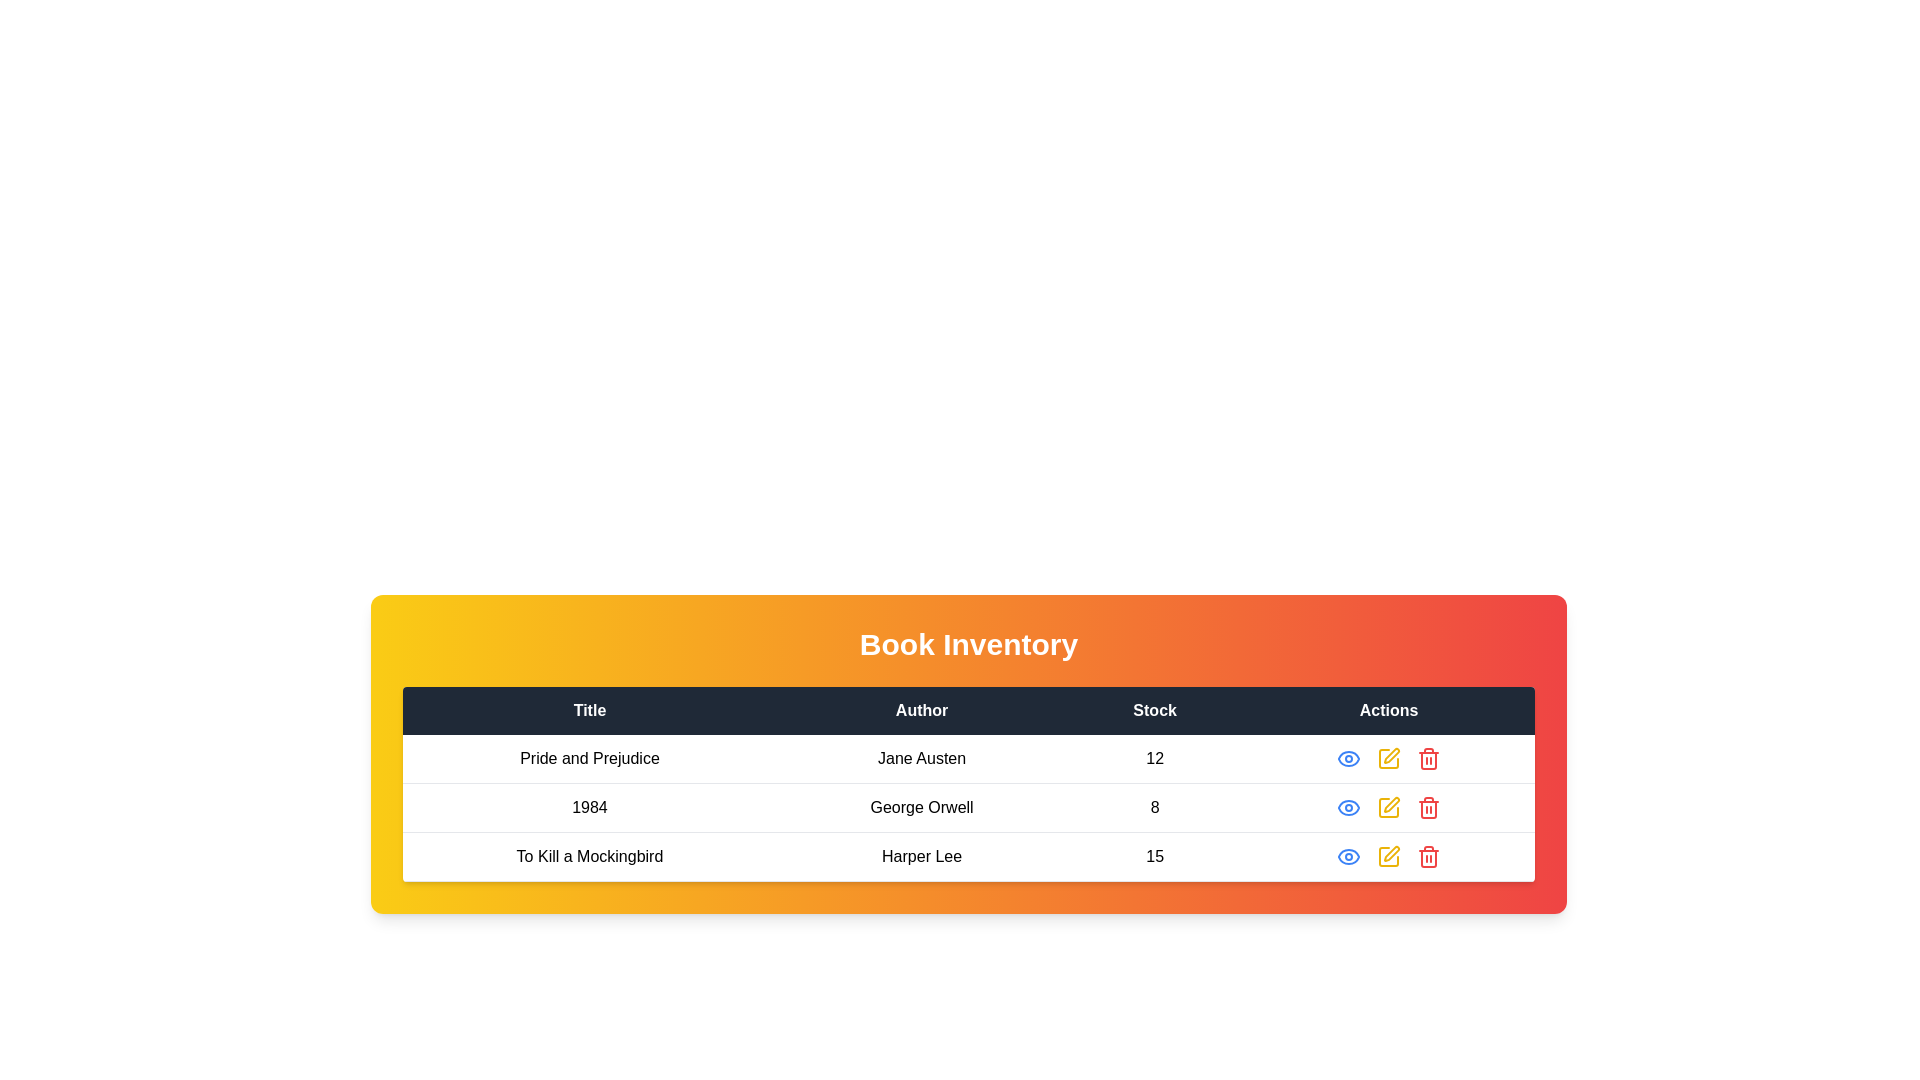  Describe the element at coordinates (921, 855) in the screenshot. I see `the Text label that represents the author's name for the book entry in the 'Book Inventory' table, located in the third row and second column, adjacent to 'To Kill a Mockingbird' and '15'` at that location.